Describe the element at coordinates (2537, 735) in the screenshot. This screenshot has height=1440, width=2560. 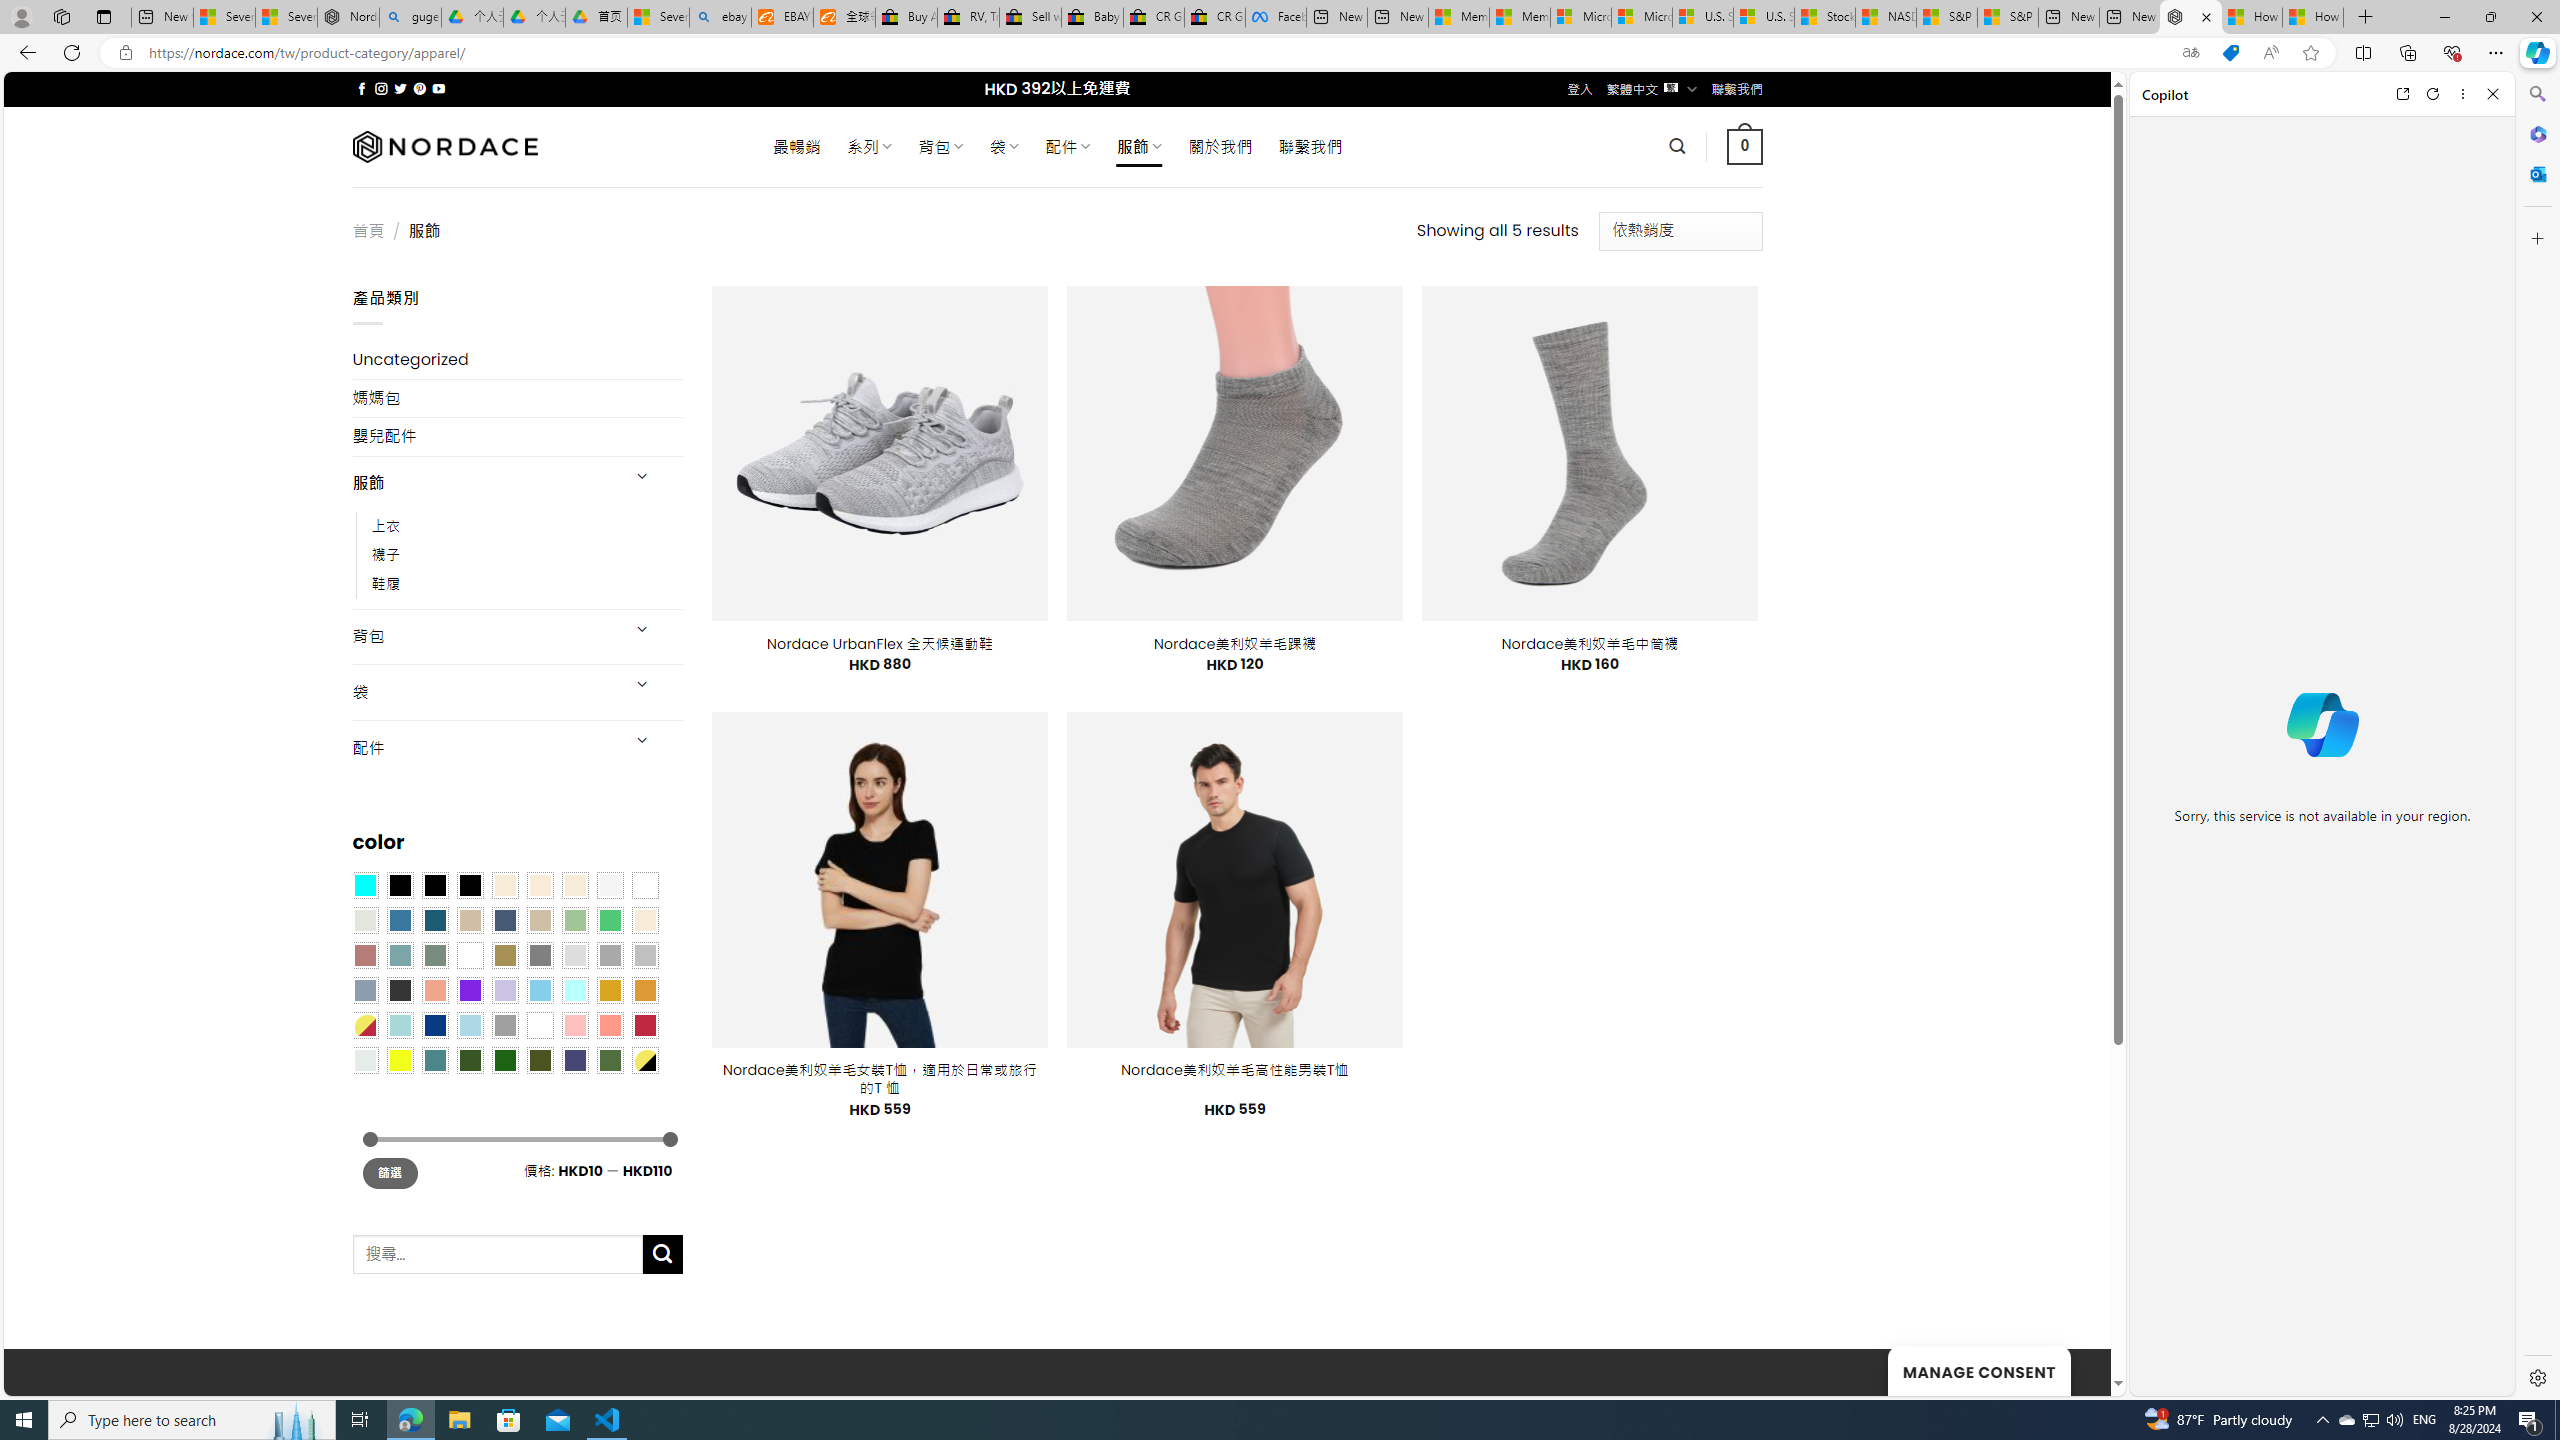
I see `'Side bar'` at that location.